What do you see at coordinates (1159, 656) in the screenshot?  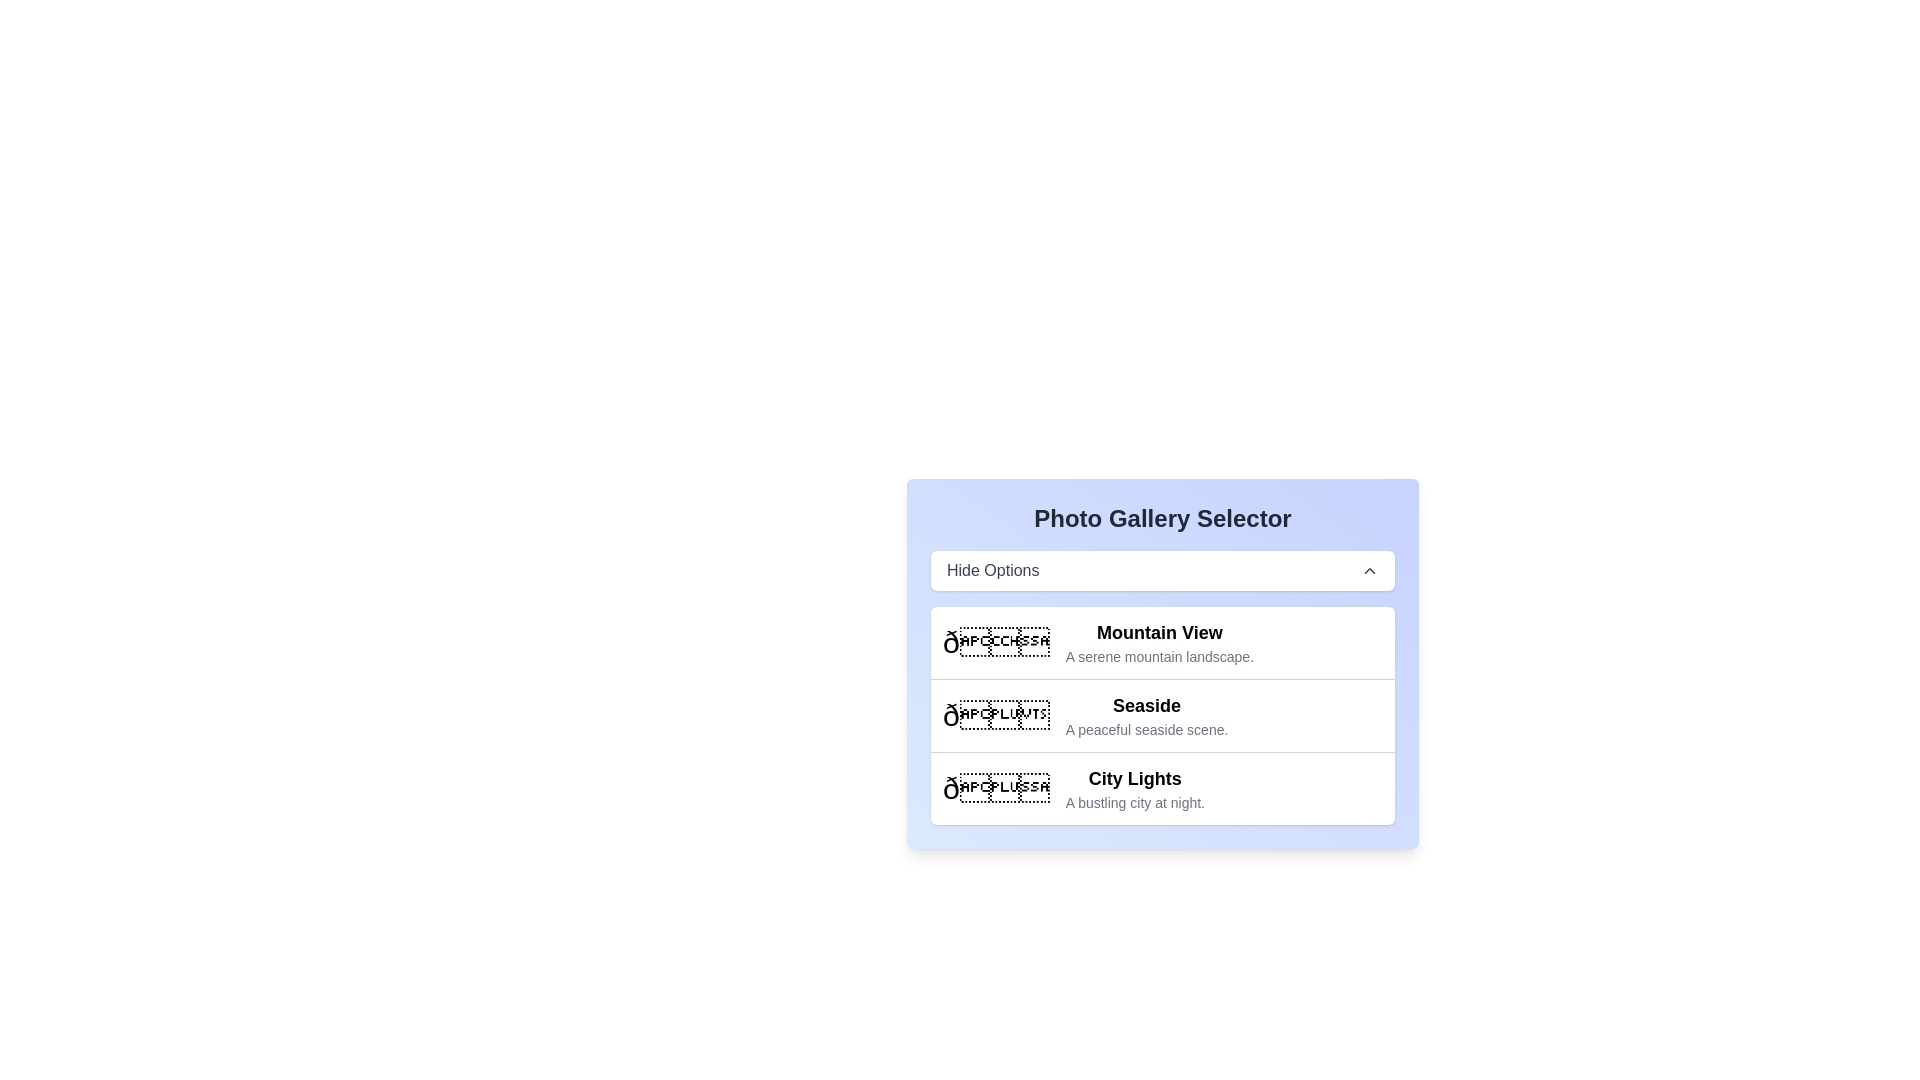 I see `description text for the photo gallery item titled 'Mountain View' located directly below its title in the gallery selector interface` at bounding box center [1159, 656].